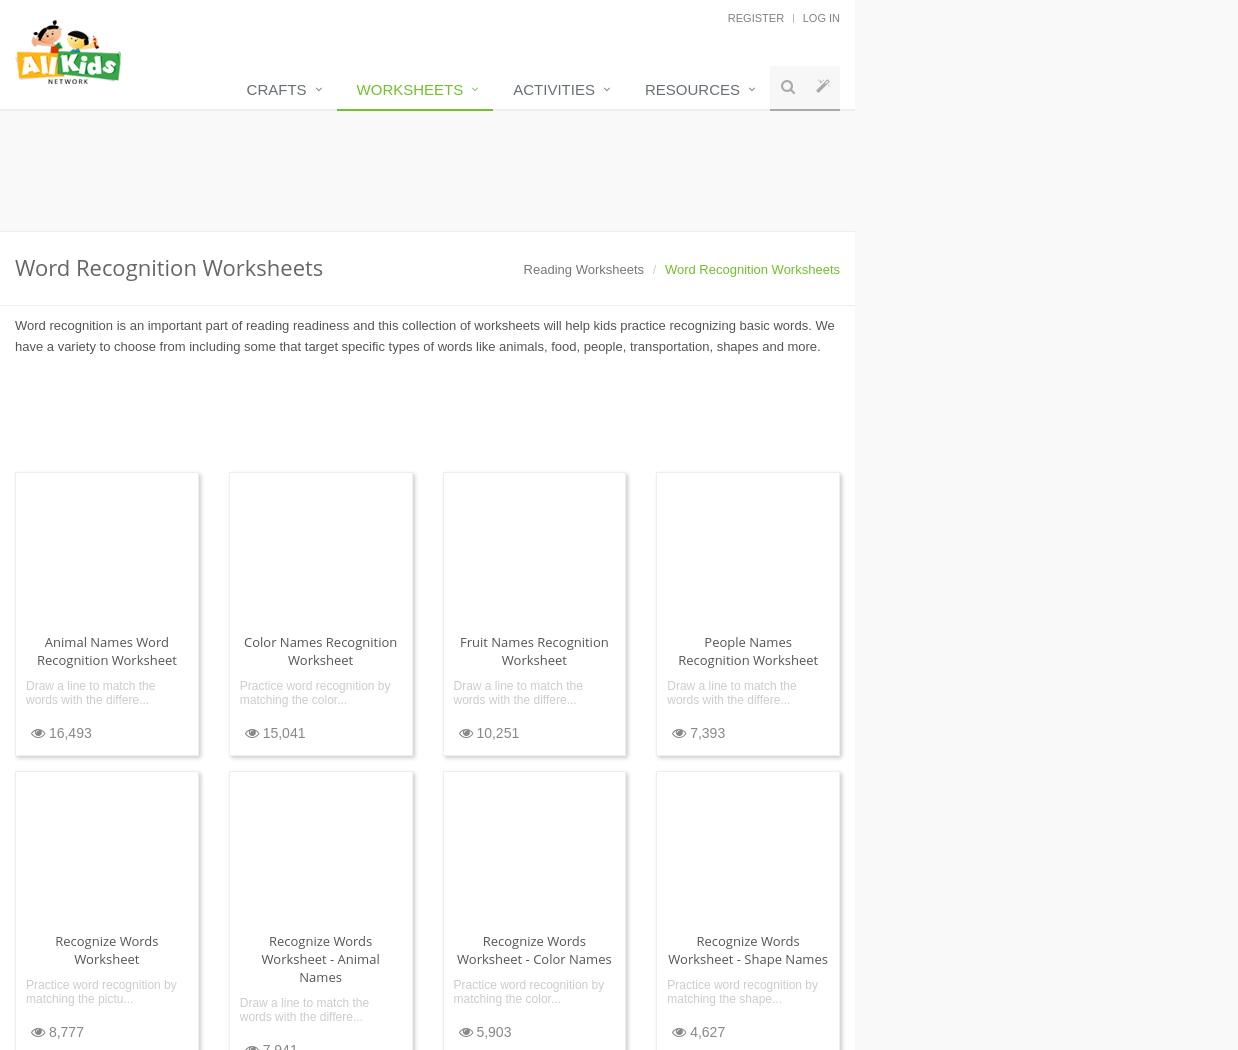 Image resolution: width=1238 pixels, height=1050 pixels. I want to click on 'REGISTER', so click(755, 17).